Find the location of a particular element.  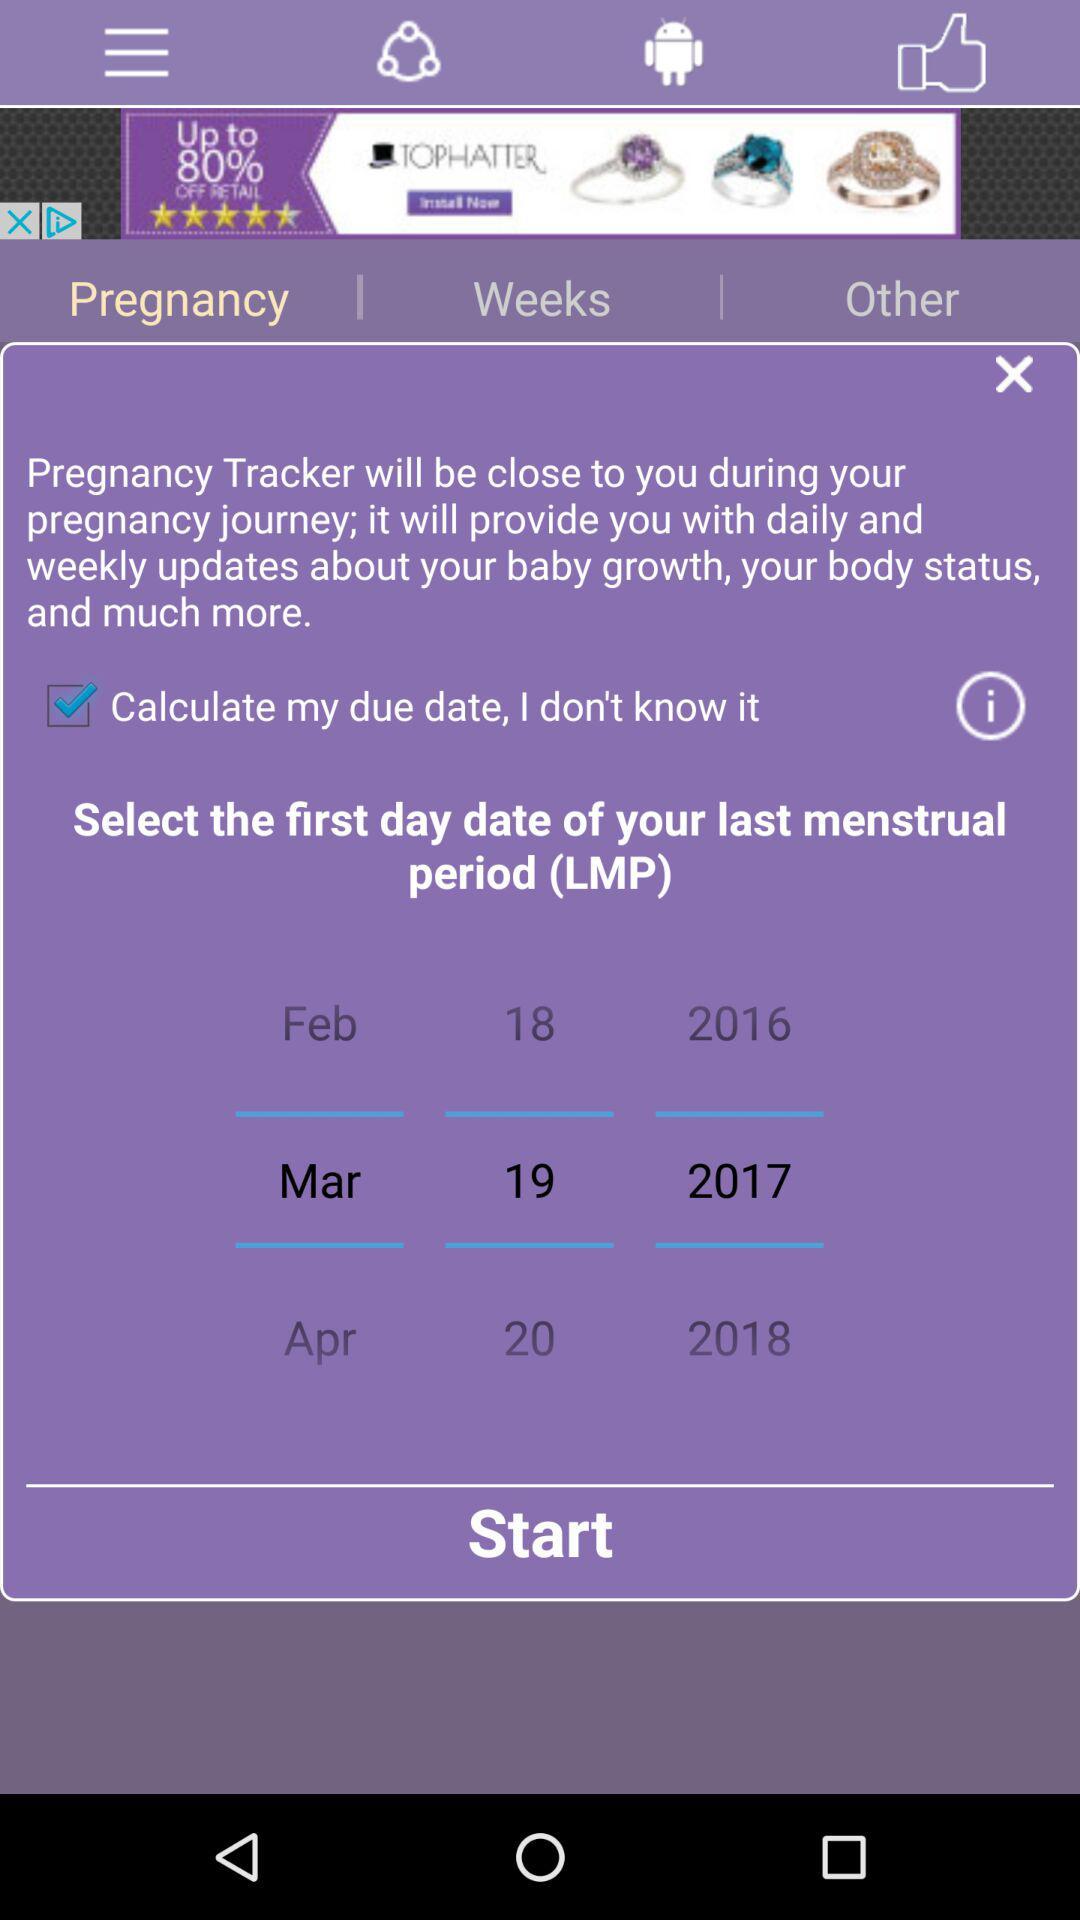

like the page is located at coordinates (941, 52).